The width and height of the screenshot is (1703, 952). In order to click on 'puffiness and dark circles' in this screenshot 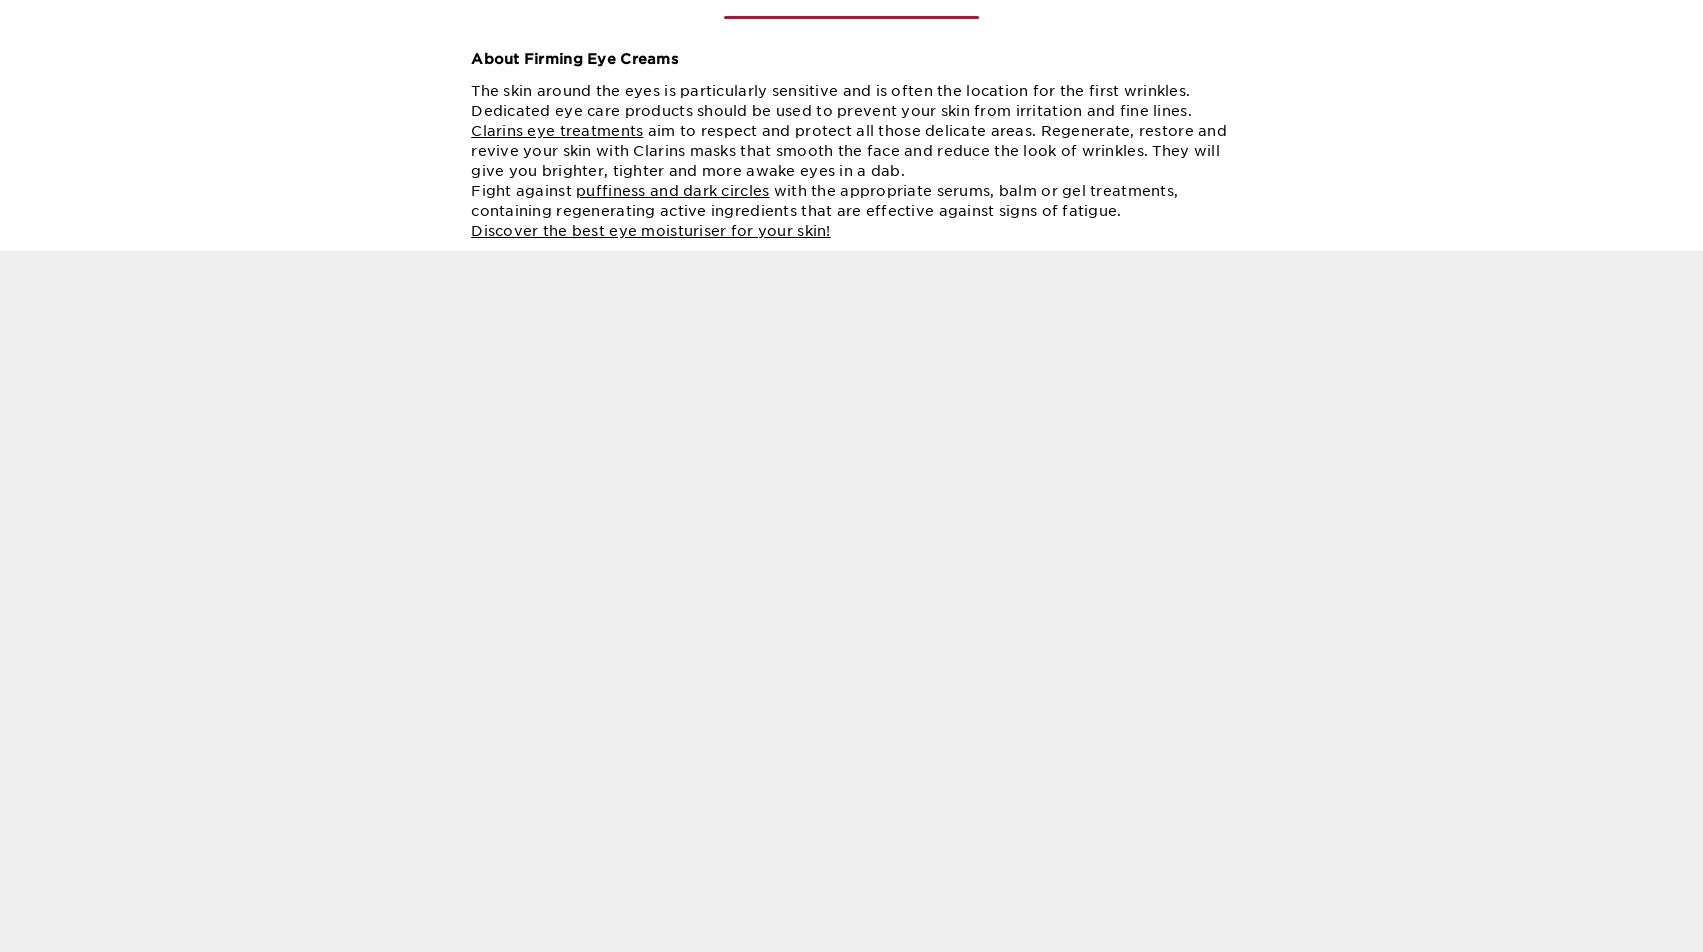, I will do `click(574, 212)`.